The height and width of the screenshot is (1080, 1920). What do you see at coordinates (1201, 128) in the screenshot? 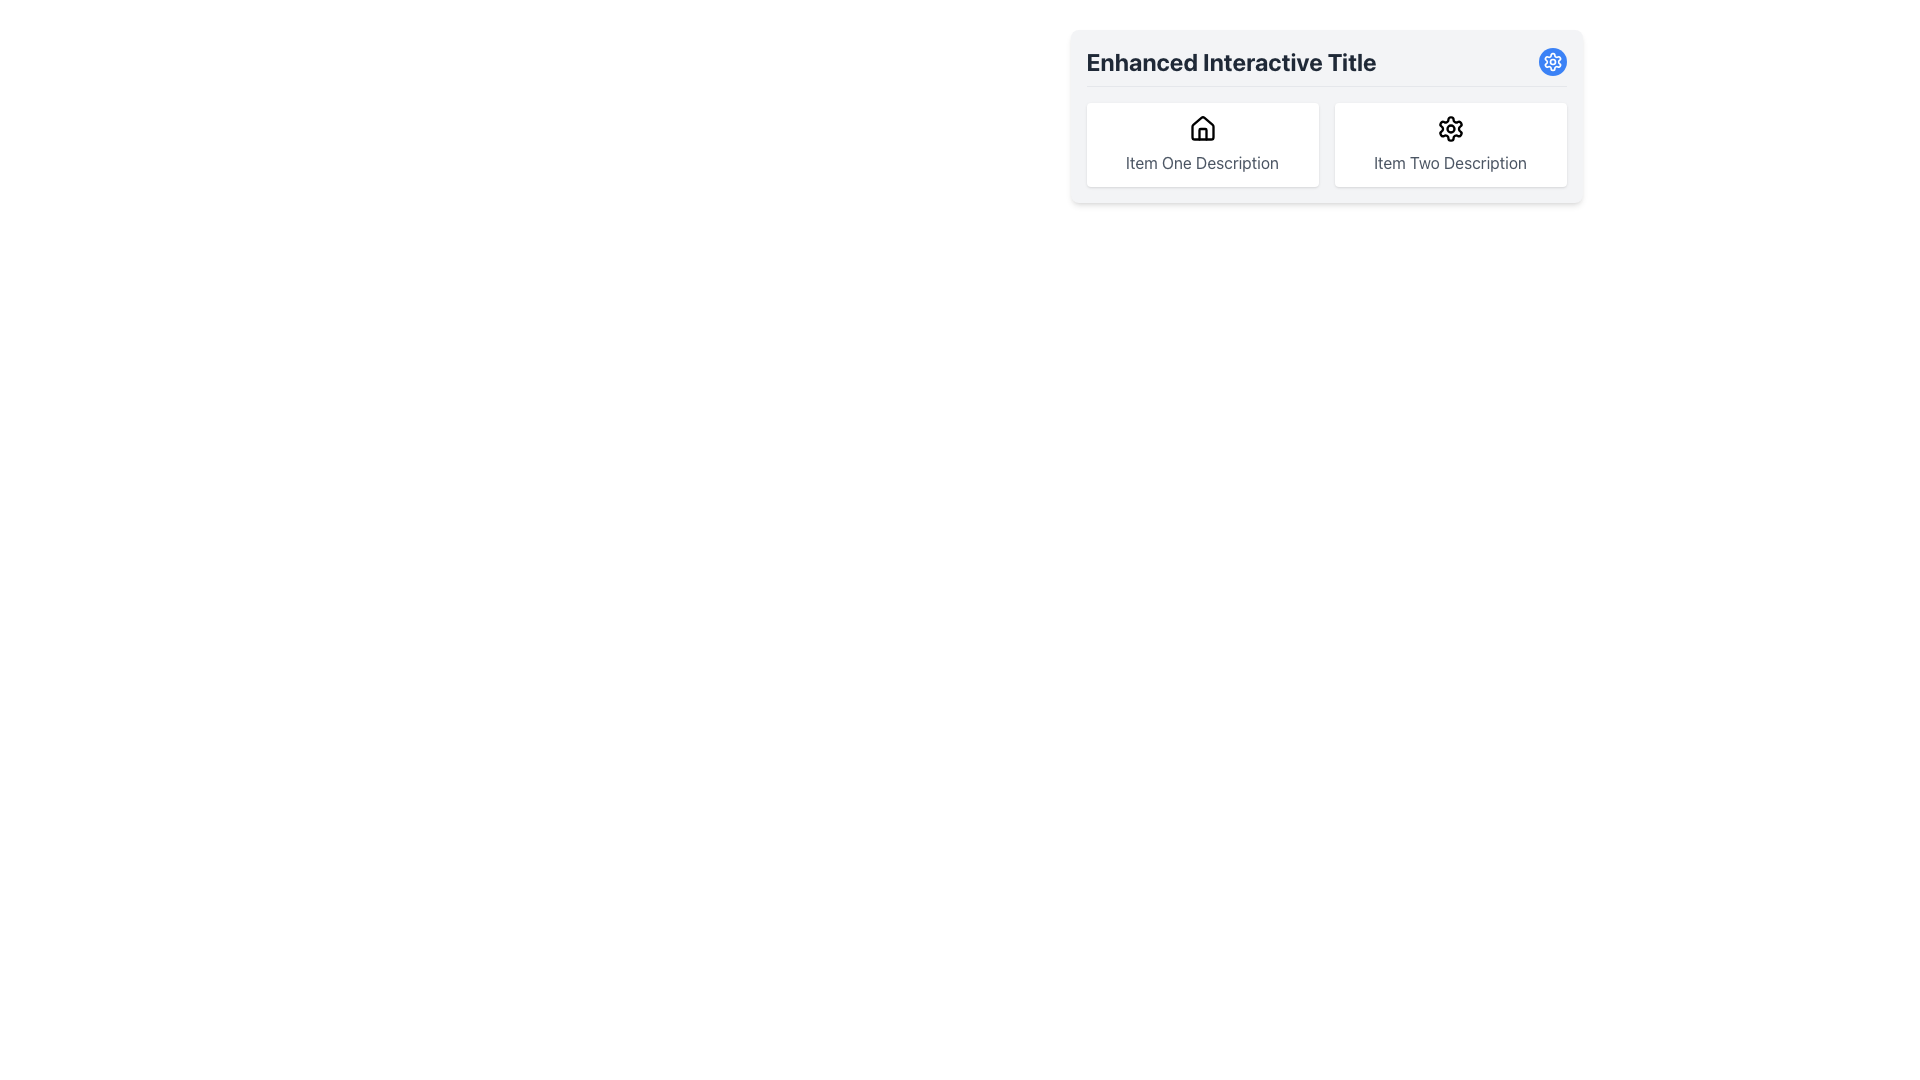
I see `the home icon located above the label 'Item One Description'` at bounding box center [1201, 128].